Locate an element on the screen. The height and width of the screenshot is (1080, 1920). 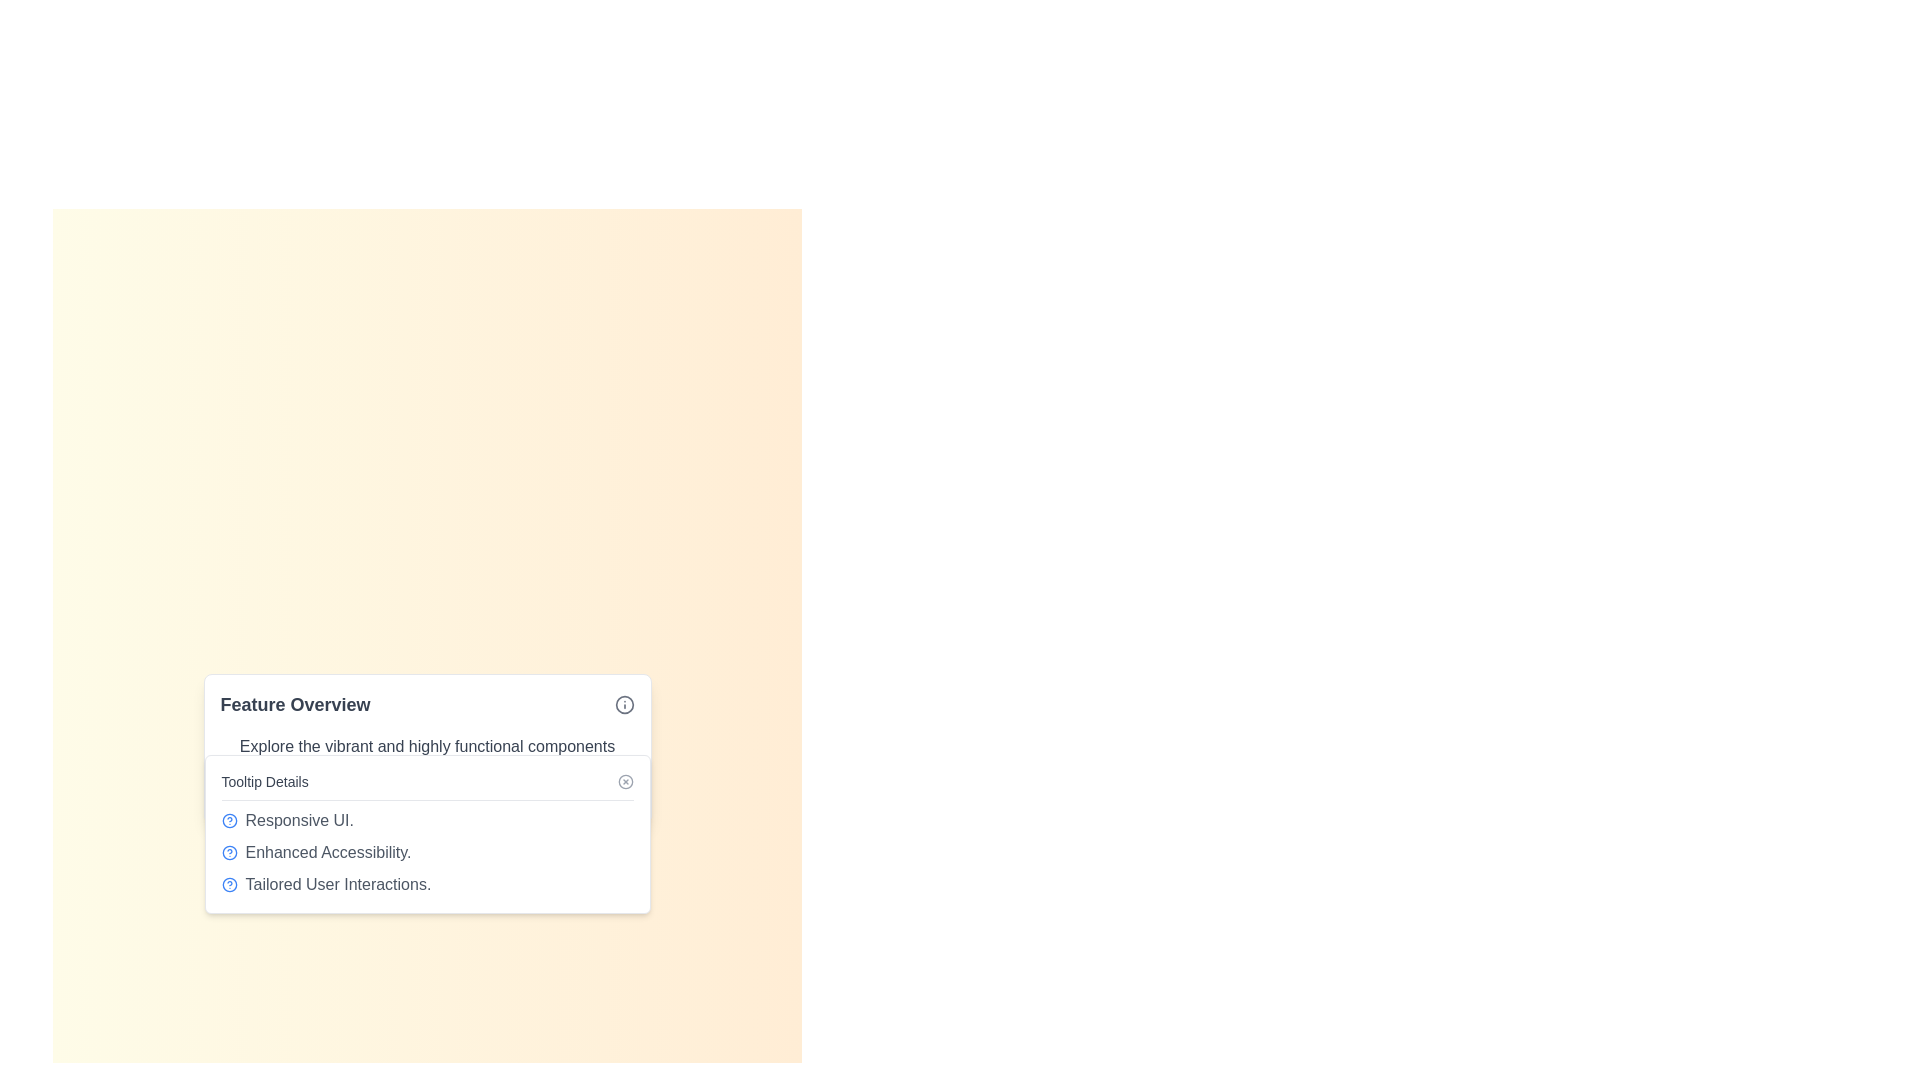
the small circular icon button with a cross ('X') symbol located at the top-right corner of the 'Tooltip Details' header is located at coordinates (624, 781).